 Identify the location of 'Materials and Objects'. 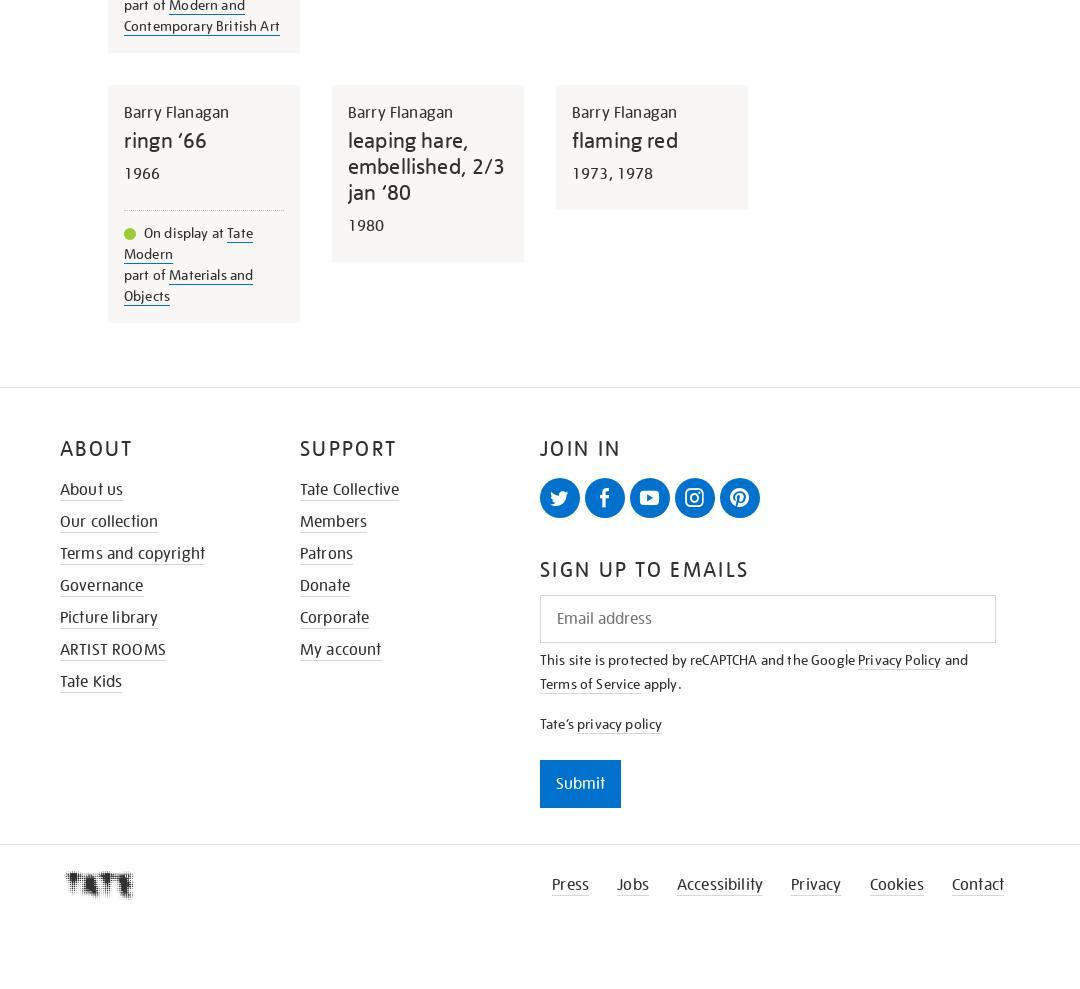
(123, 284).